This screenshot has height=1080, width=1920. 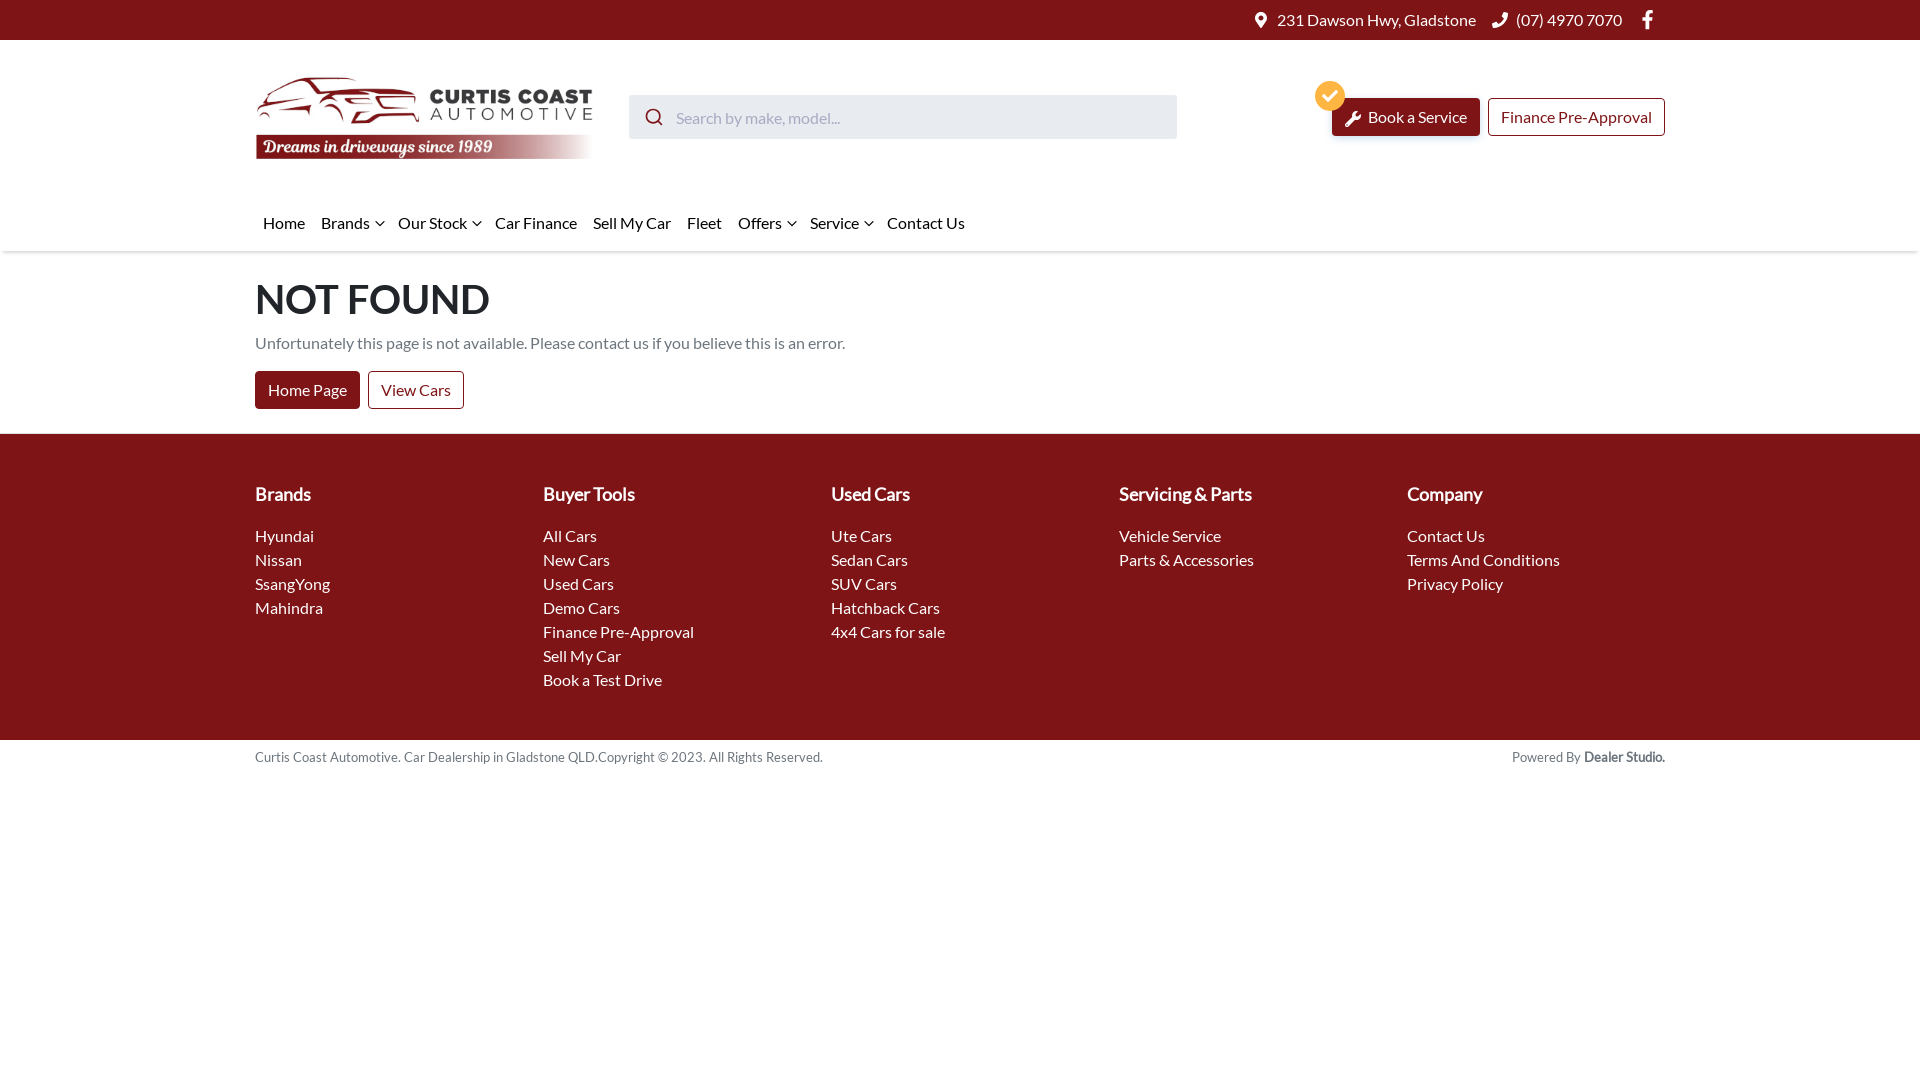 I want to click on 'Terms And Conditions', so click(x=1483, y=559).